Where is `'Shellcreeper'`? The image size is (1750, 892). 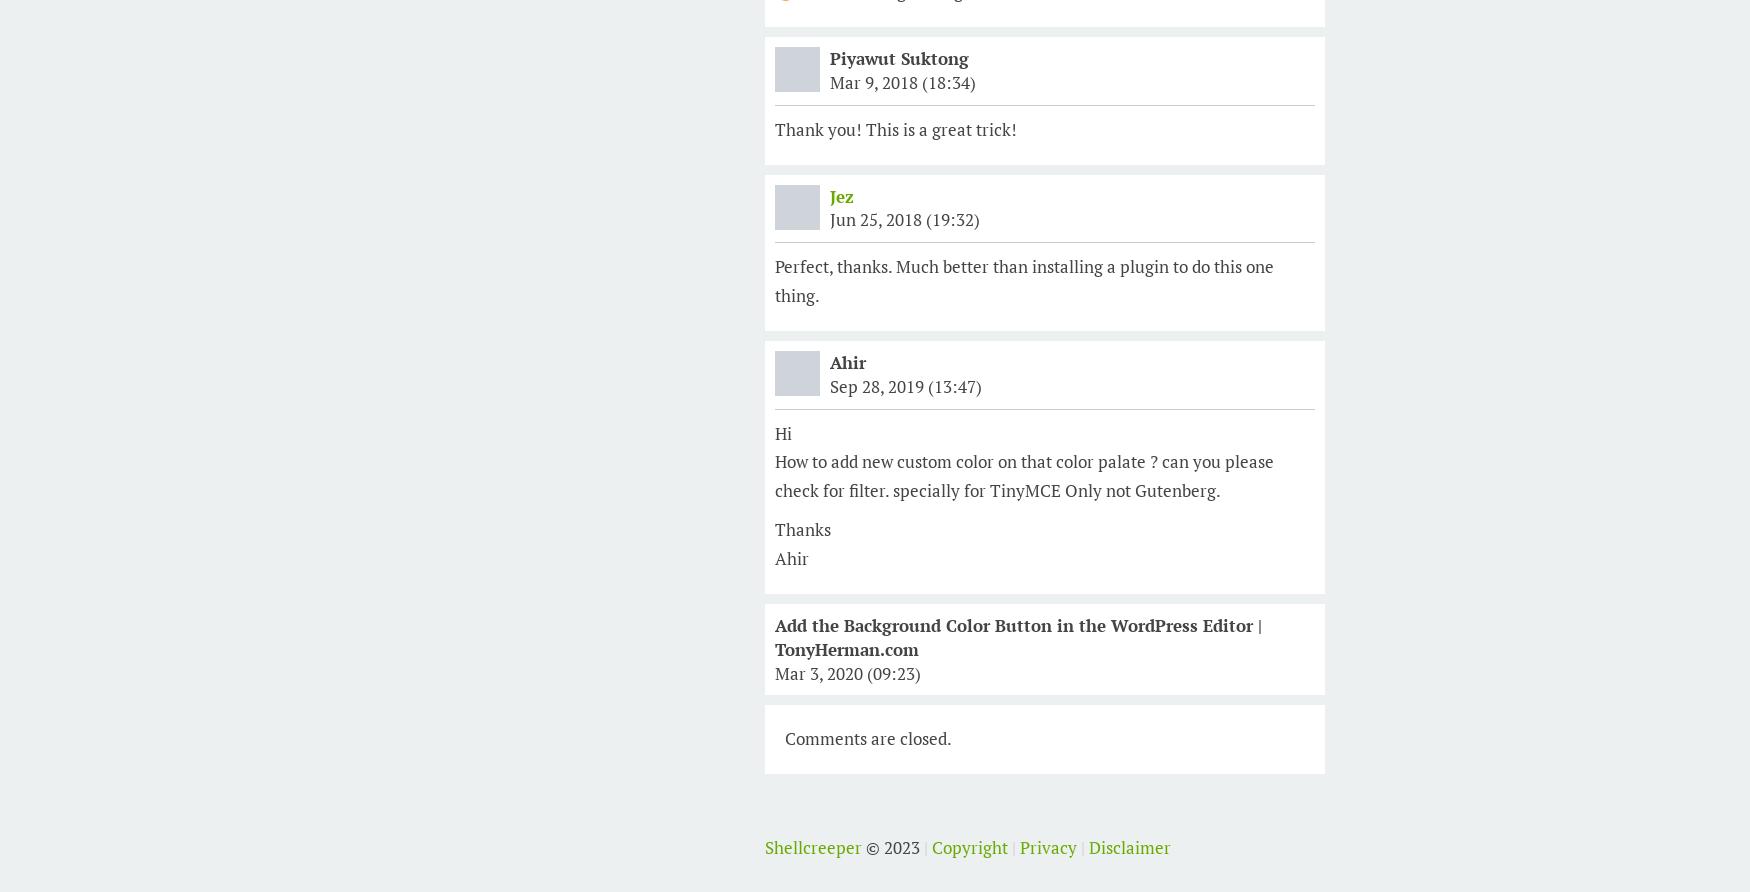
'Shellcreeper' is located at coordinates (812, 846).